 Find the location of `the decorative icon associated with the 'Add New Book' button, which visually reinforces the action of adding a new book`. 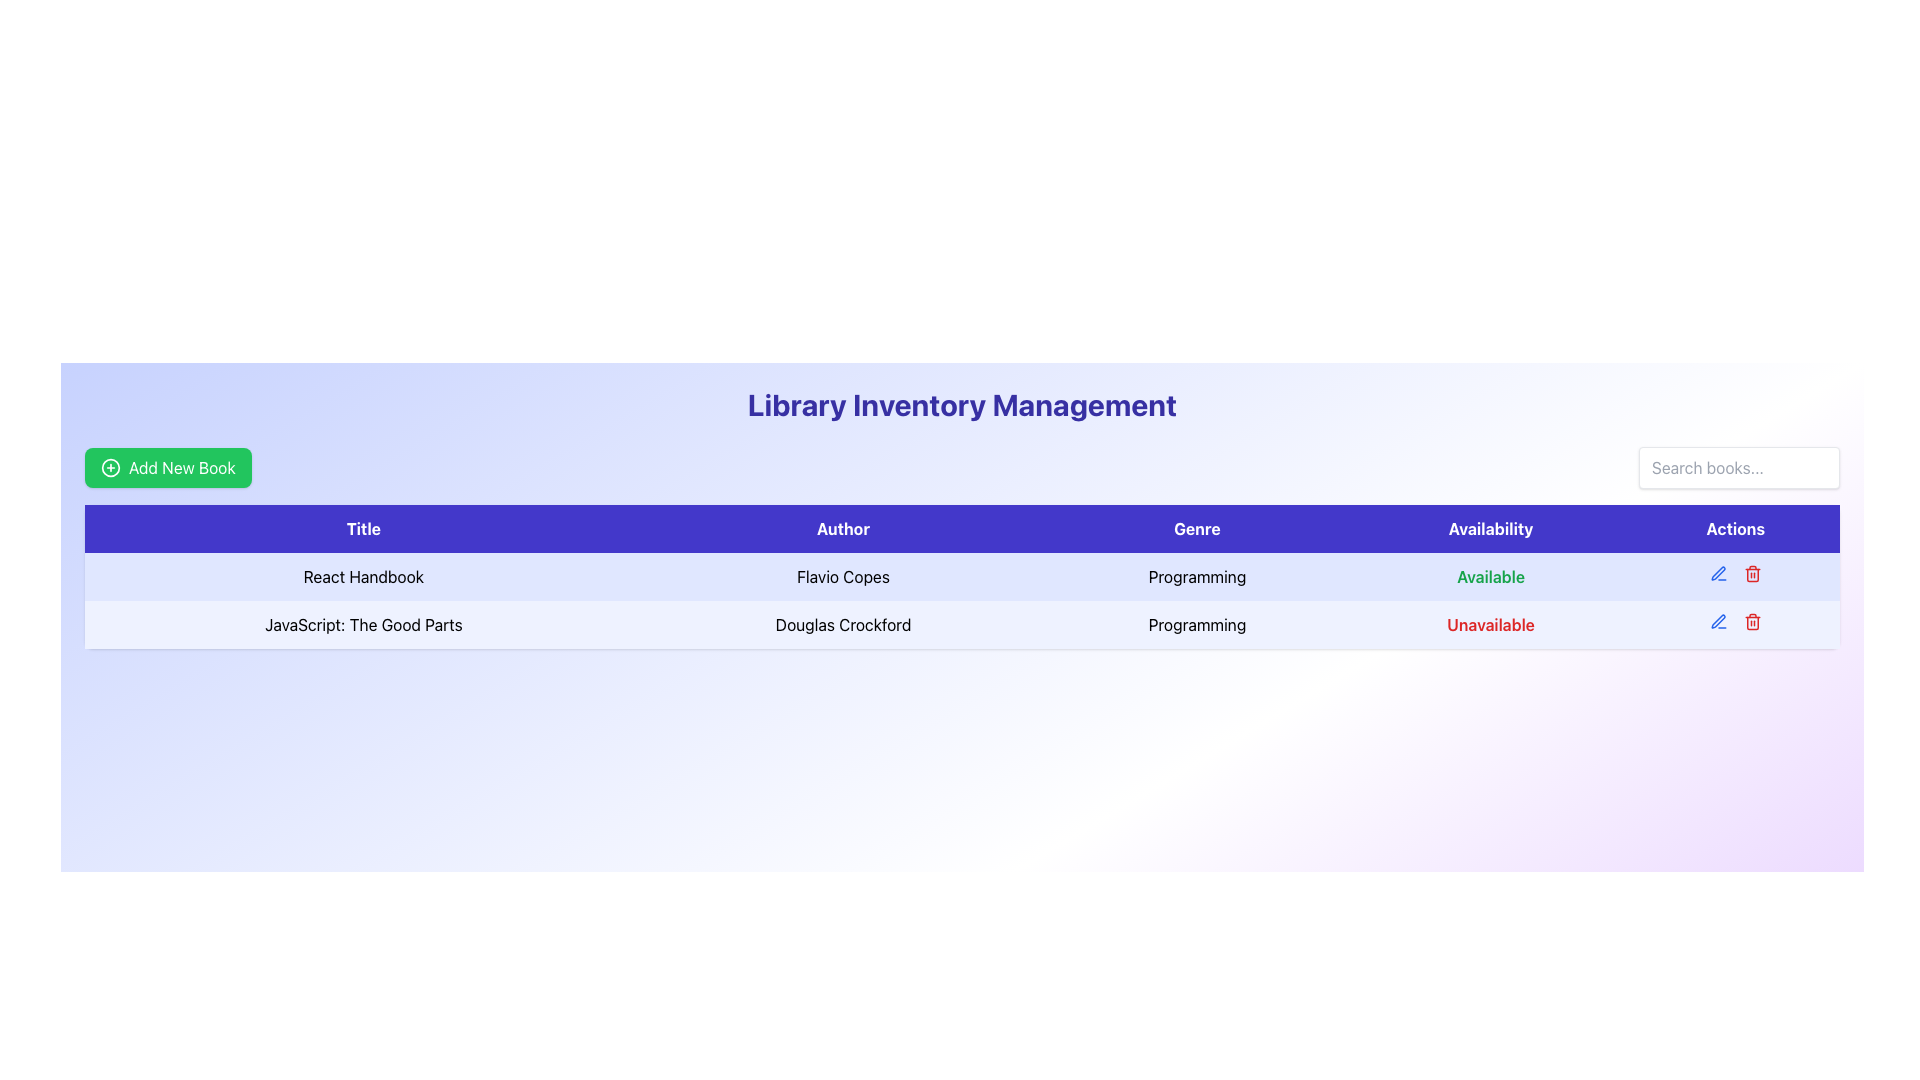

the decorative icon associated with the 'Add New Book' button, which visually reinforces the action of adding a new book is located at coordinates (109, 467).